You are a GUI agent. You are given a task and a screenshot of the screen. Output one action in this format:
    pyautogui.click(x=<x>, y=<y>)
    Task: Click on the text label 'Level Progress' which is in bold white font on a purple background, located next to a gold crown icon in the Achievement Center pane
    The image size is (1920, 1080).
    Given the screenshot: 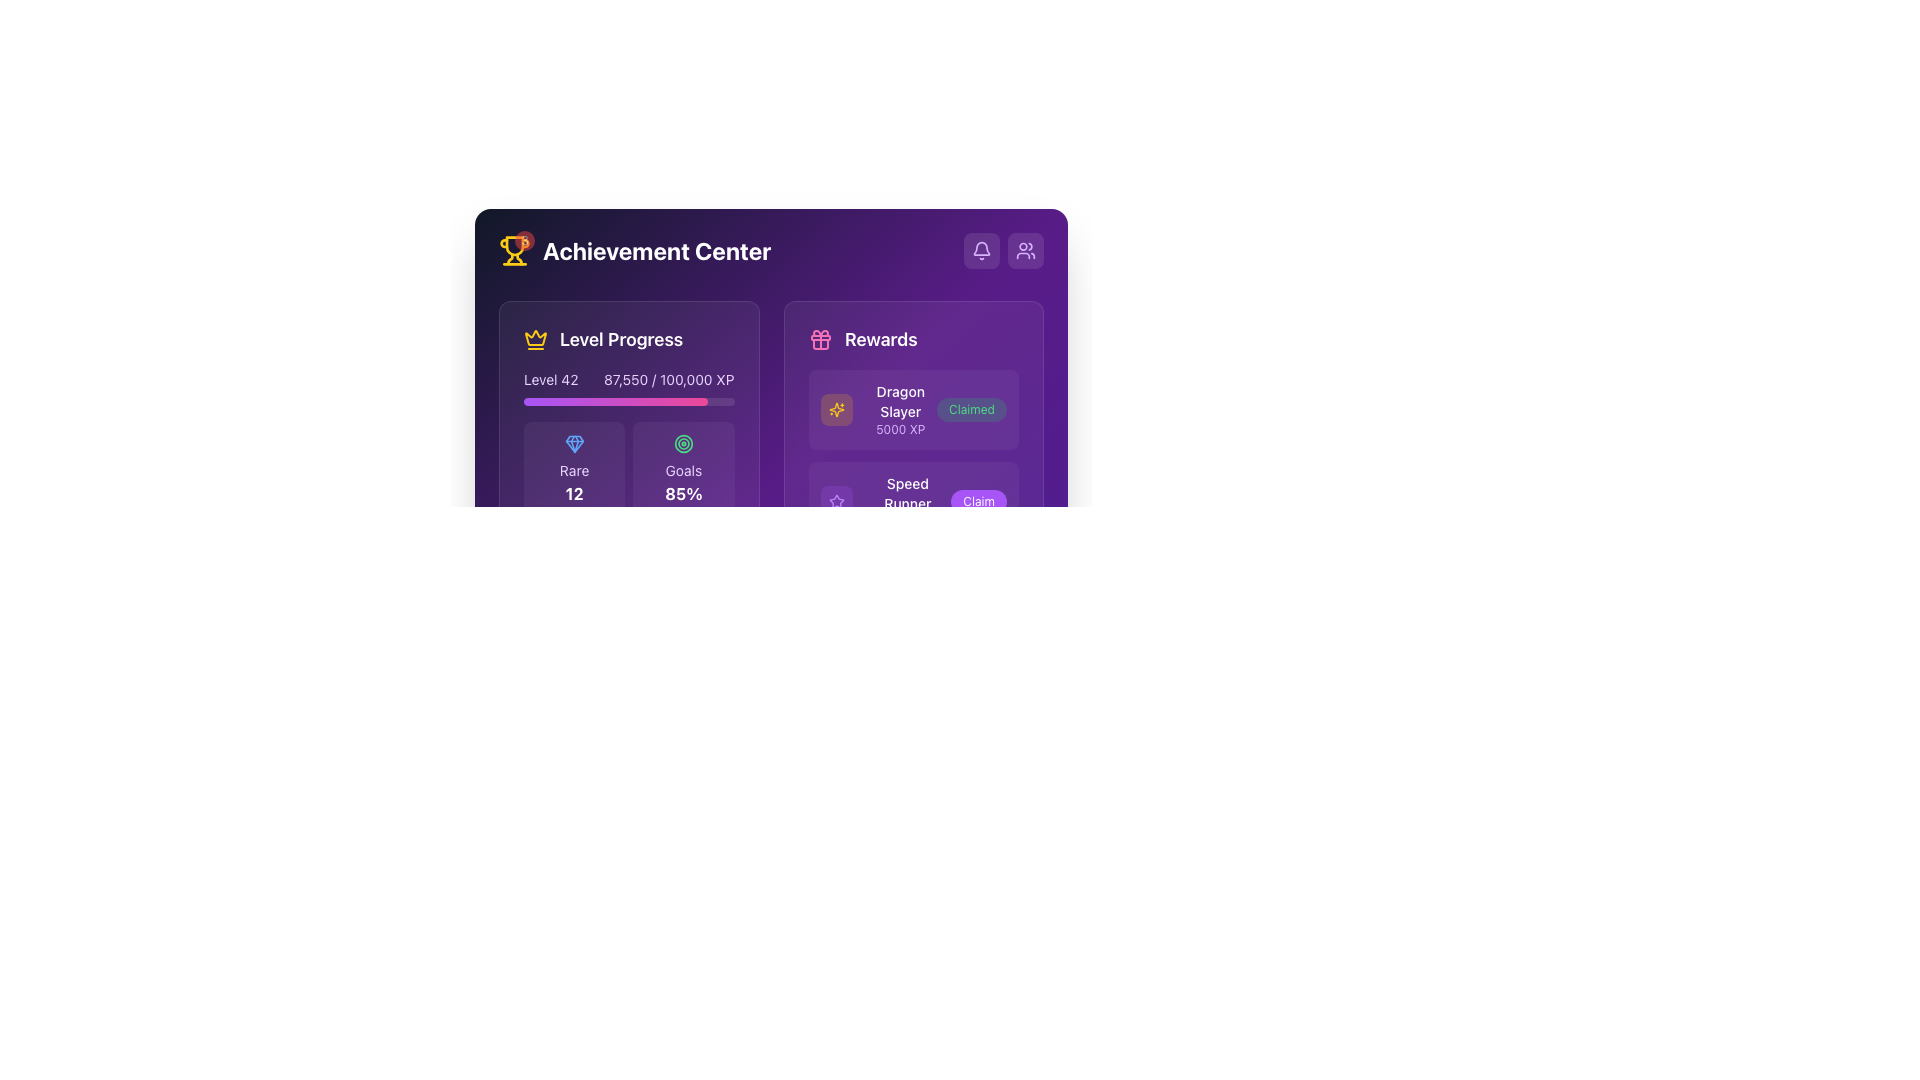 What is the action you would take?
    pyautogui.click(x=620, y=338)
    